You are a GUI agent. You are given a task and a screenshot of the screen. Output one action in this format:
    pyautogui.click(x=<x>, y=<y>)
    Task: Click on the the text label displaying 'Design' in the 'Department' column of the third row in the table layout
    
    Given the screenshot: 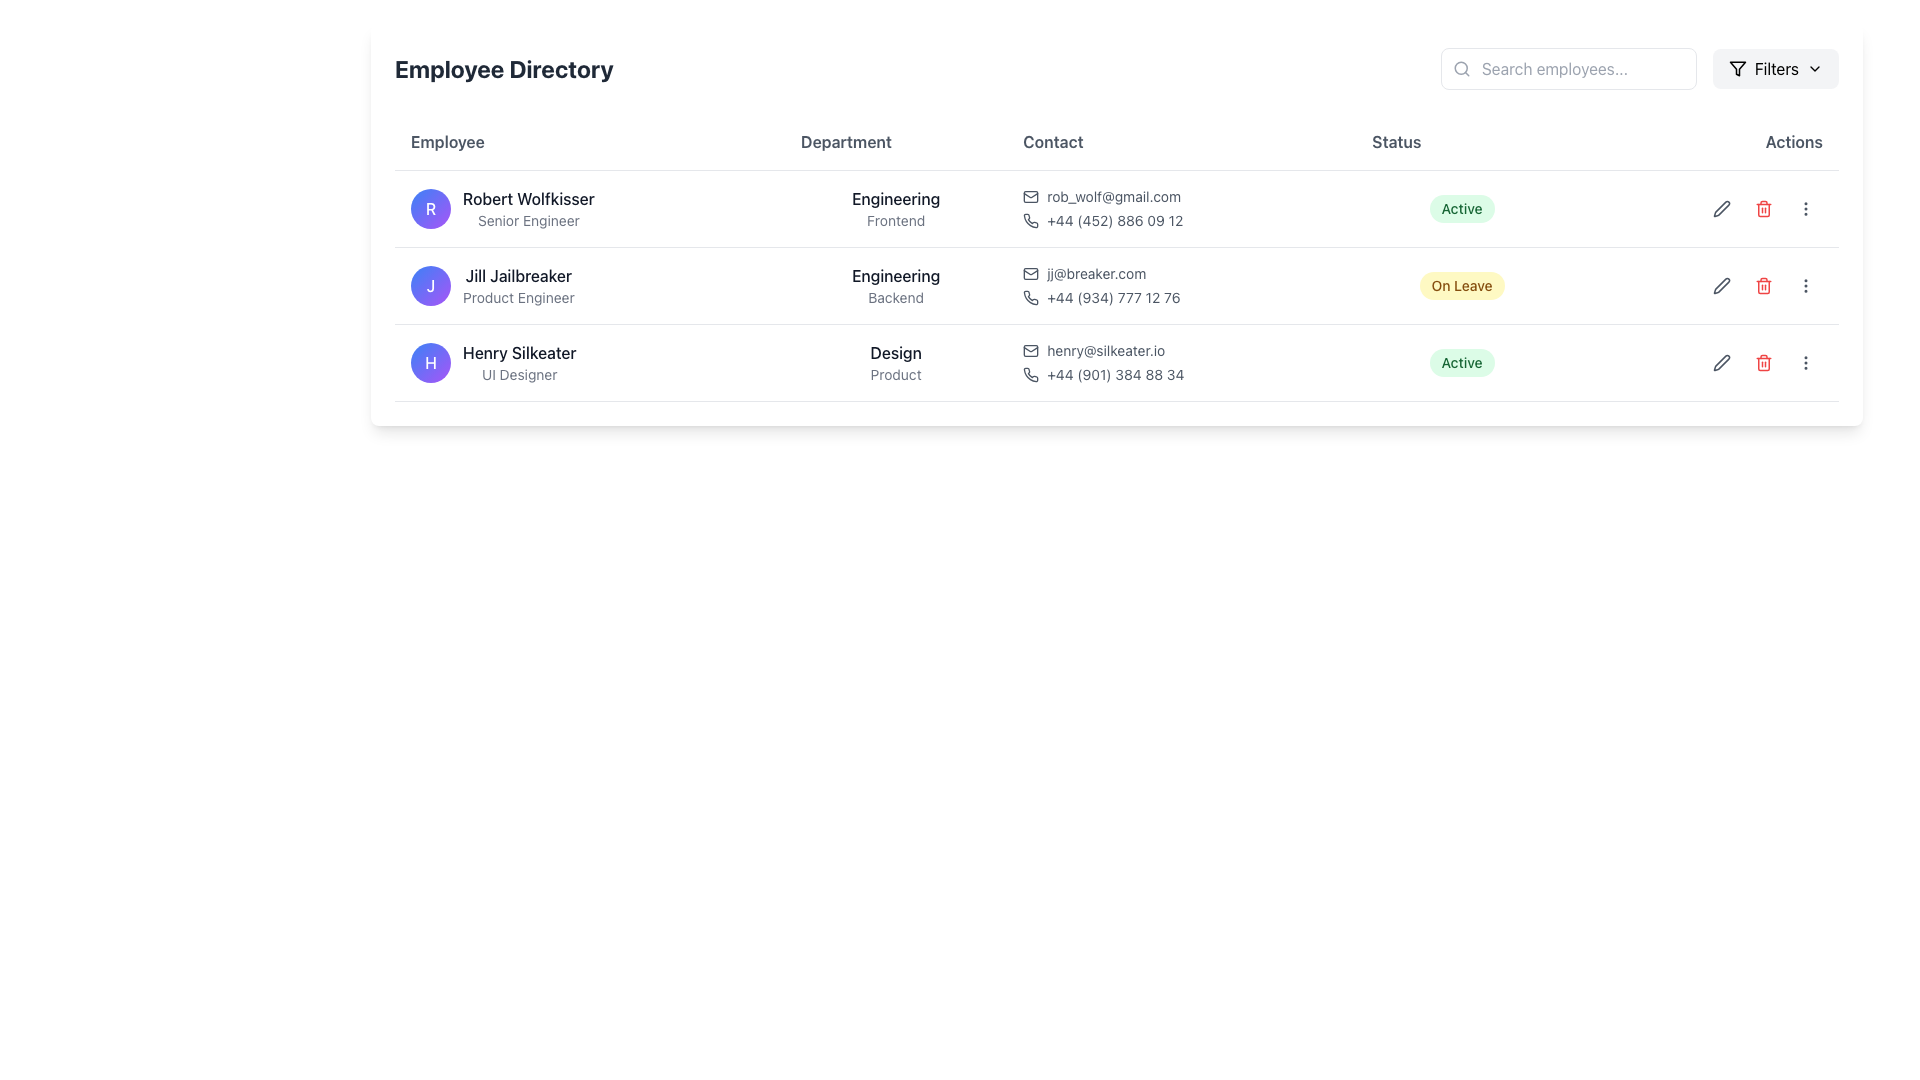 What is the action you would take?
    pyautogui.click(x=895, y=352)
    